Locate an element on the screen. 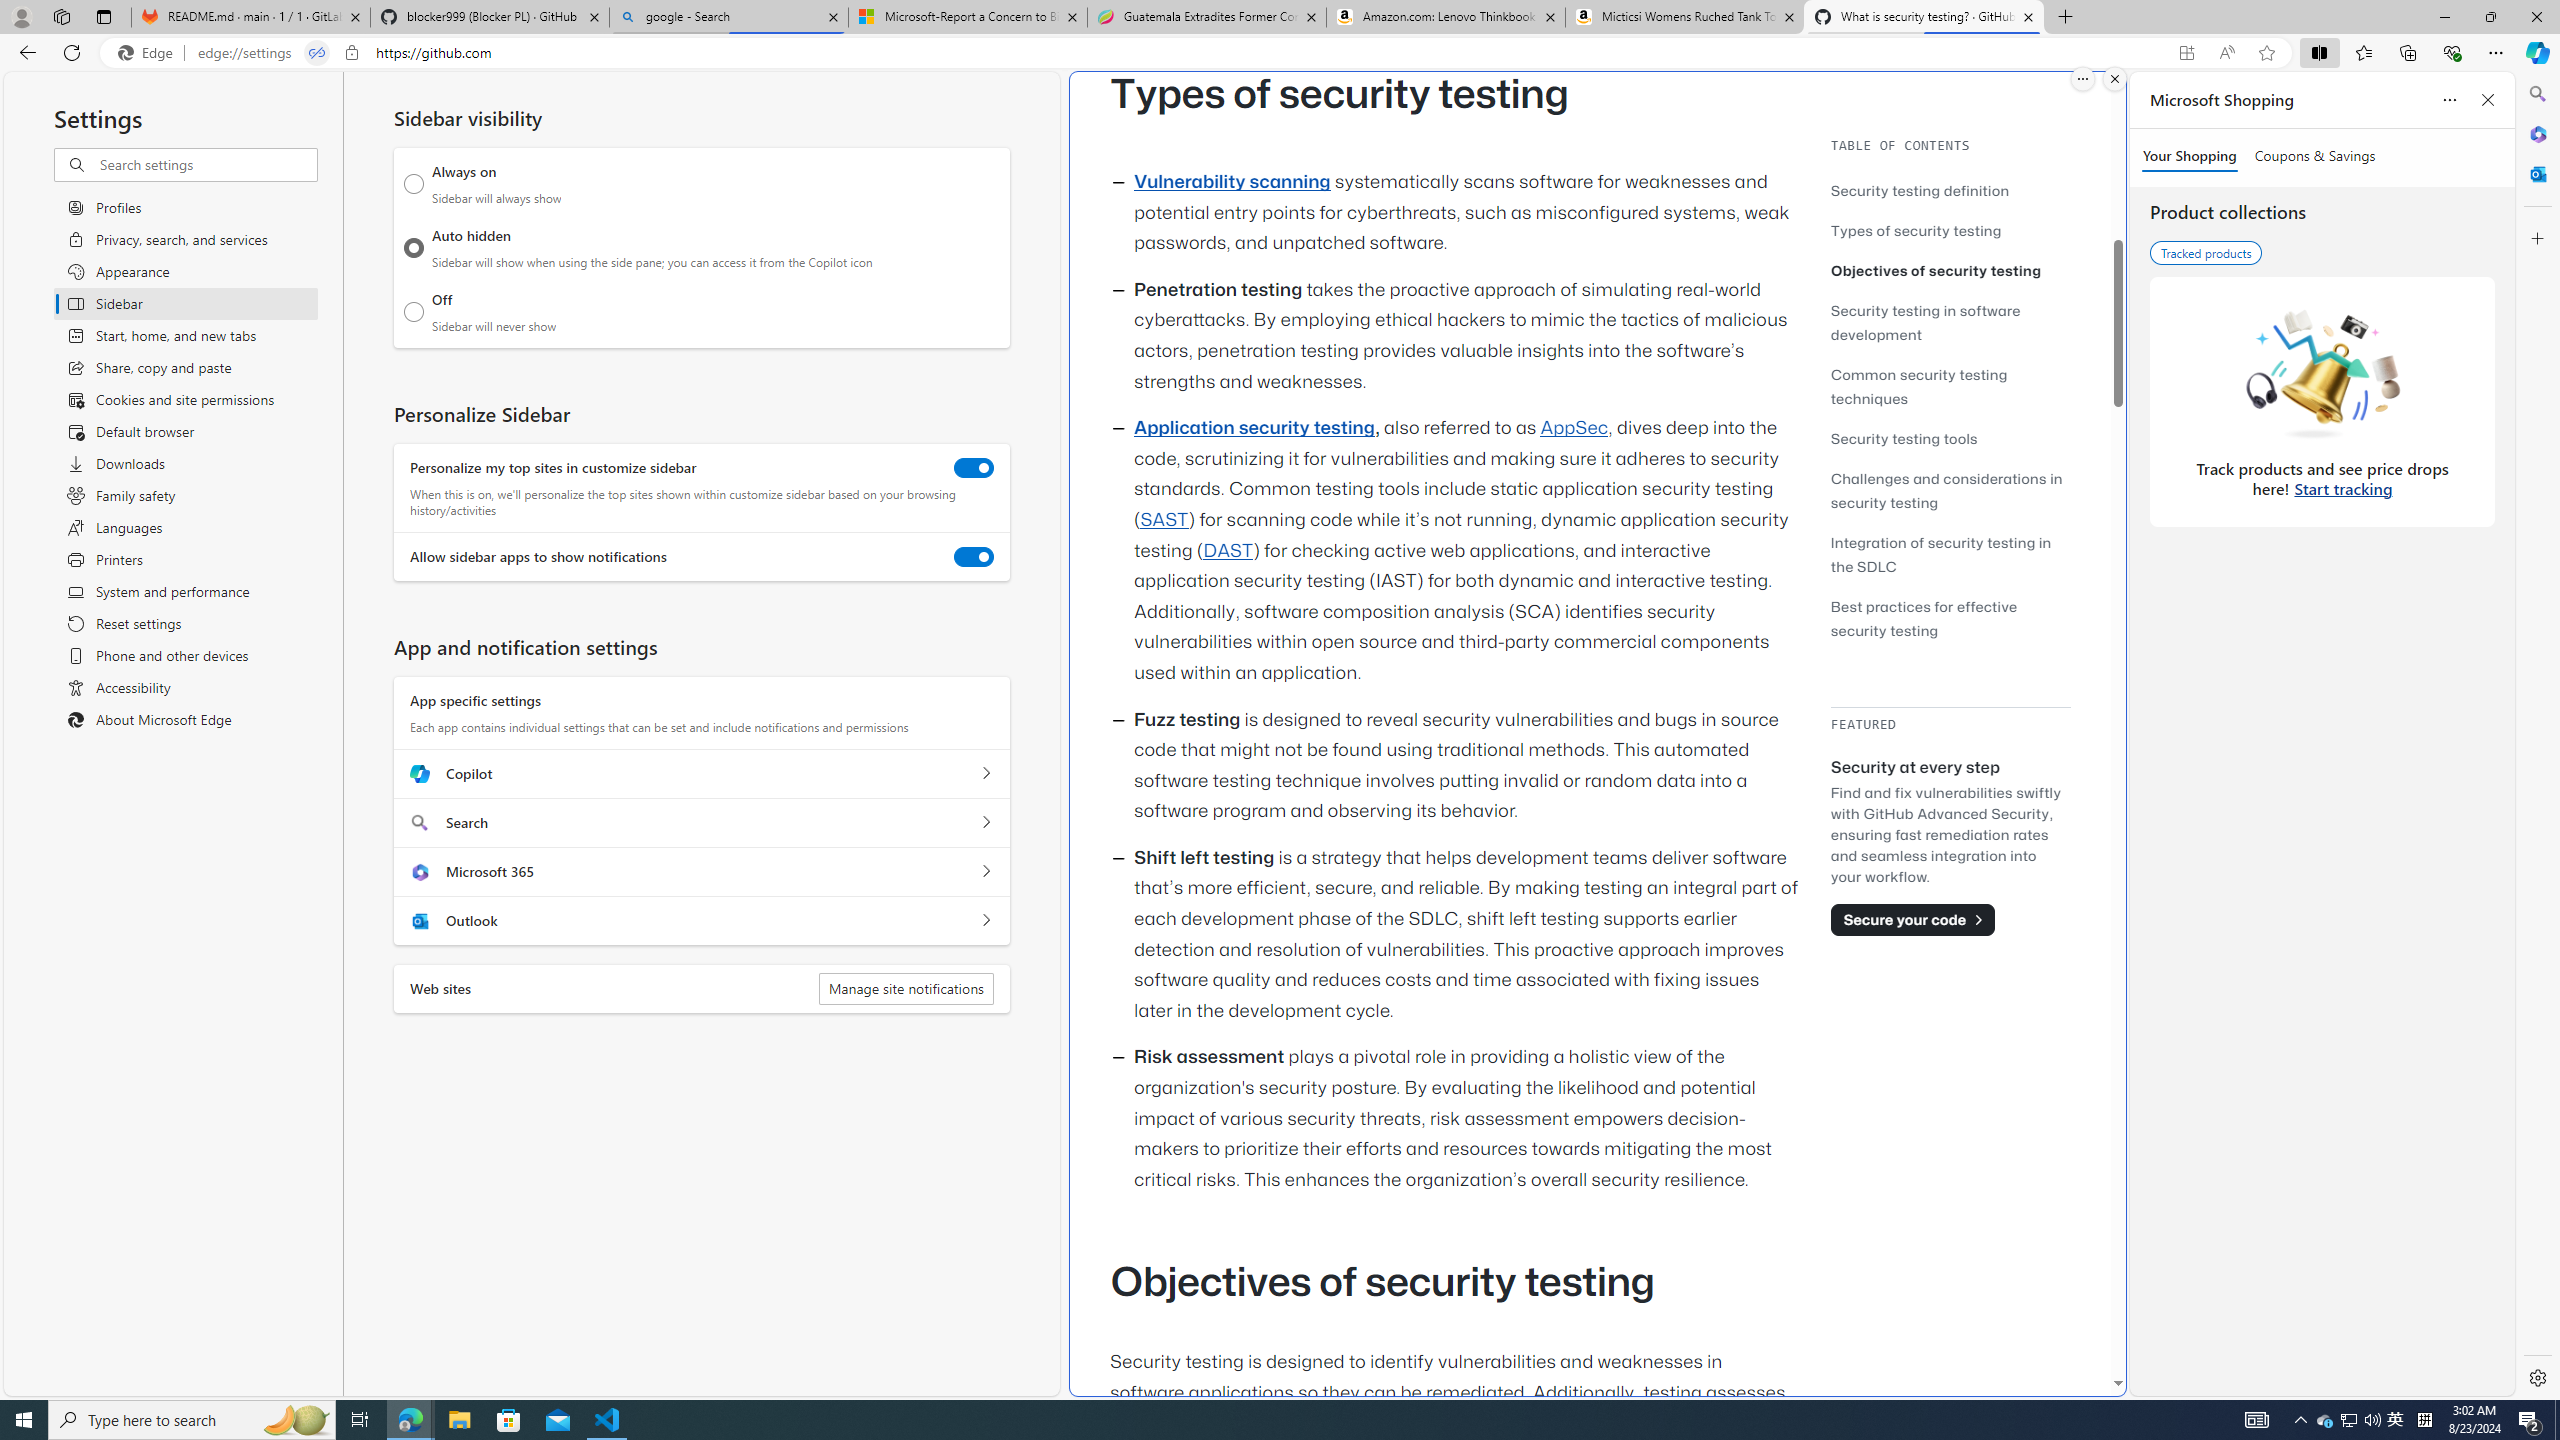  'Security testing tools' is located at coordinates (1949, 437).